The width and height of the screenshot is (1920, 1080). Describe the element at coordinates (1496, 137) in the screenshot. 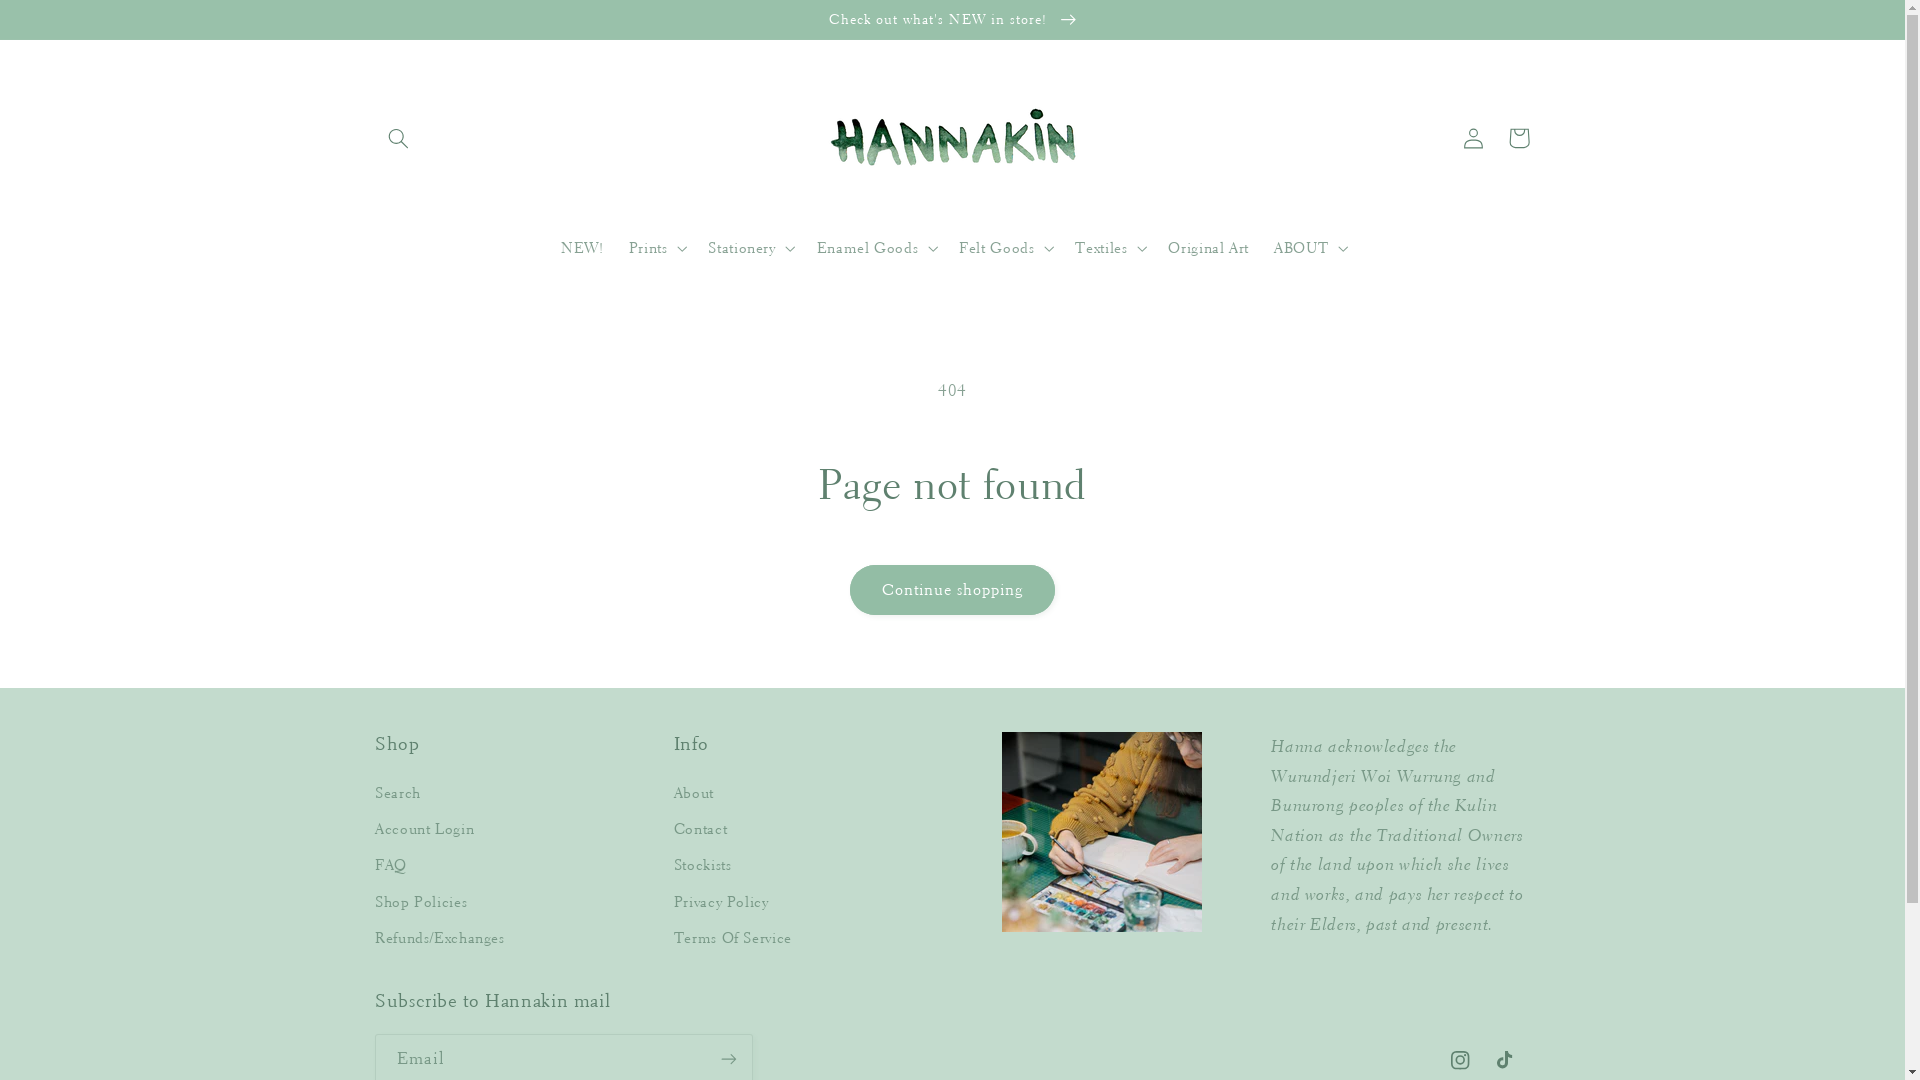

I see `'Cart'` at that location.